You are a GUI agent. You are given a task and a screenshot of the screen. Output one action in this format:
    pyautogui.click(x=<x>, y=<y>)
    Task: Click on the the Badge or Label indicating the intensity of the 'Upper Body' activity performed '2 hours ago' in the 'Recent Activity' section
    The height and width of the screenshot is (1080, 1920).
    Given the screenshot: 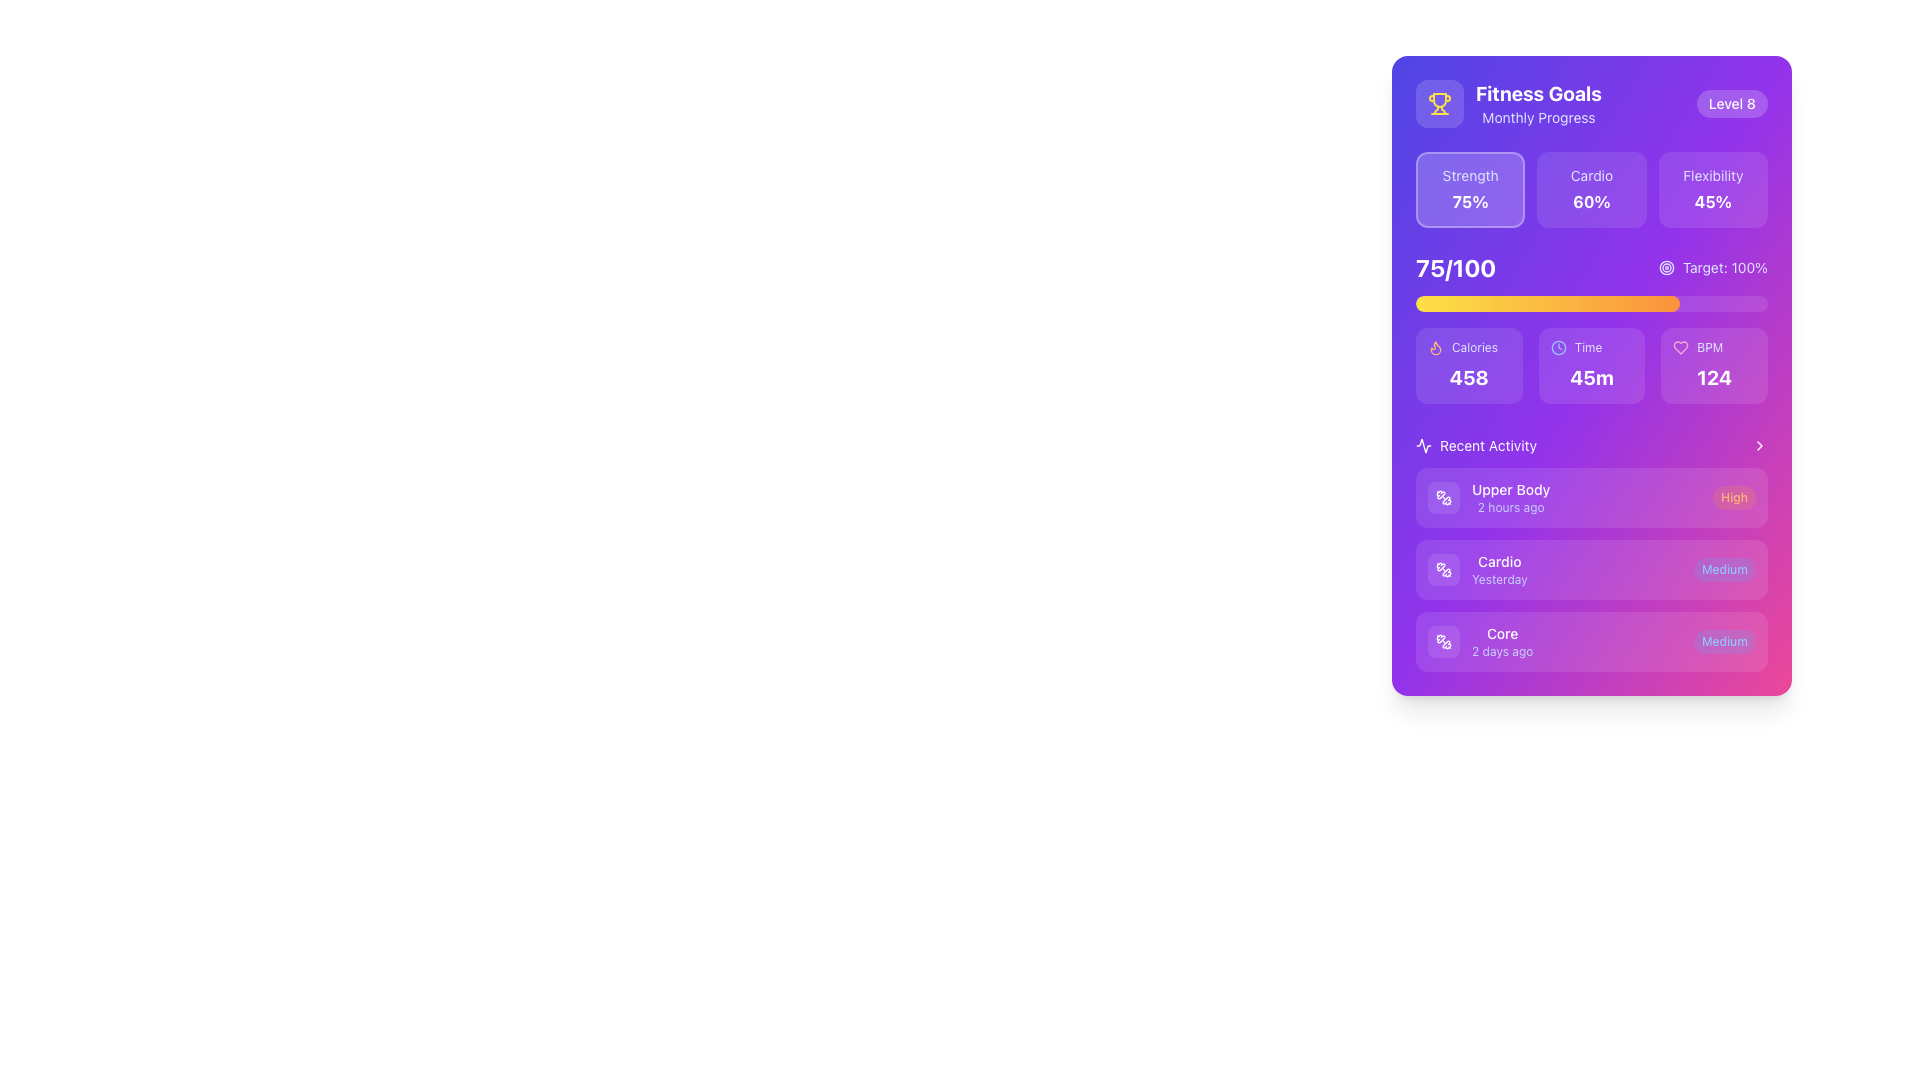 What is the action you would take?
    pyautogui.click(x=1733, y=496)
    